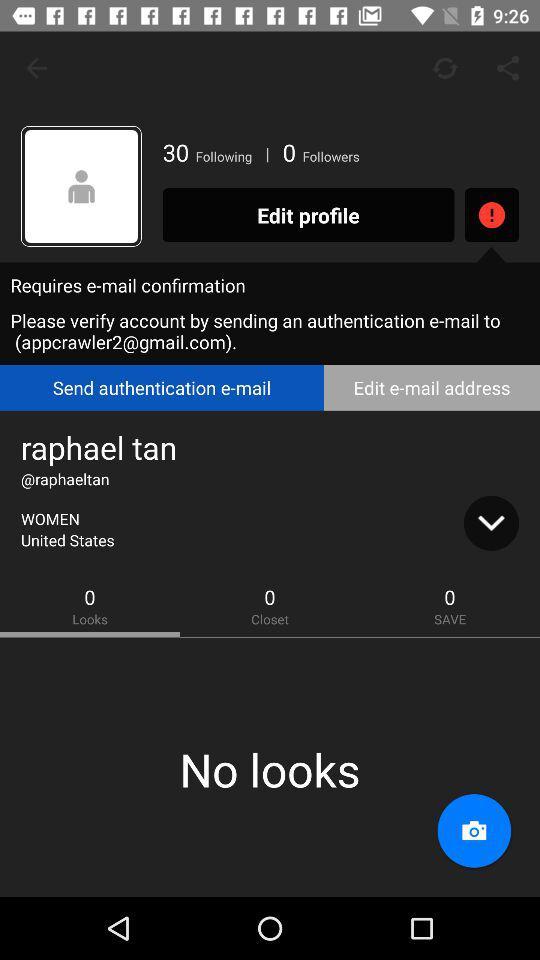 Image resolution: width=540 pixels, height=960 pixels. Describe the element at coordinates (490, 522) in the screenshot. I see `the expand_more icon` at that location.